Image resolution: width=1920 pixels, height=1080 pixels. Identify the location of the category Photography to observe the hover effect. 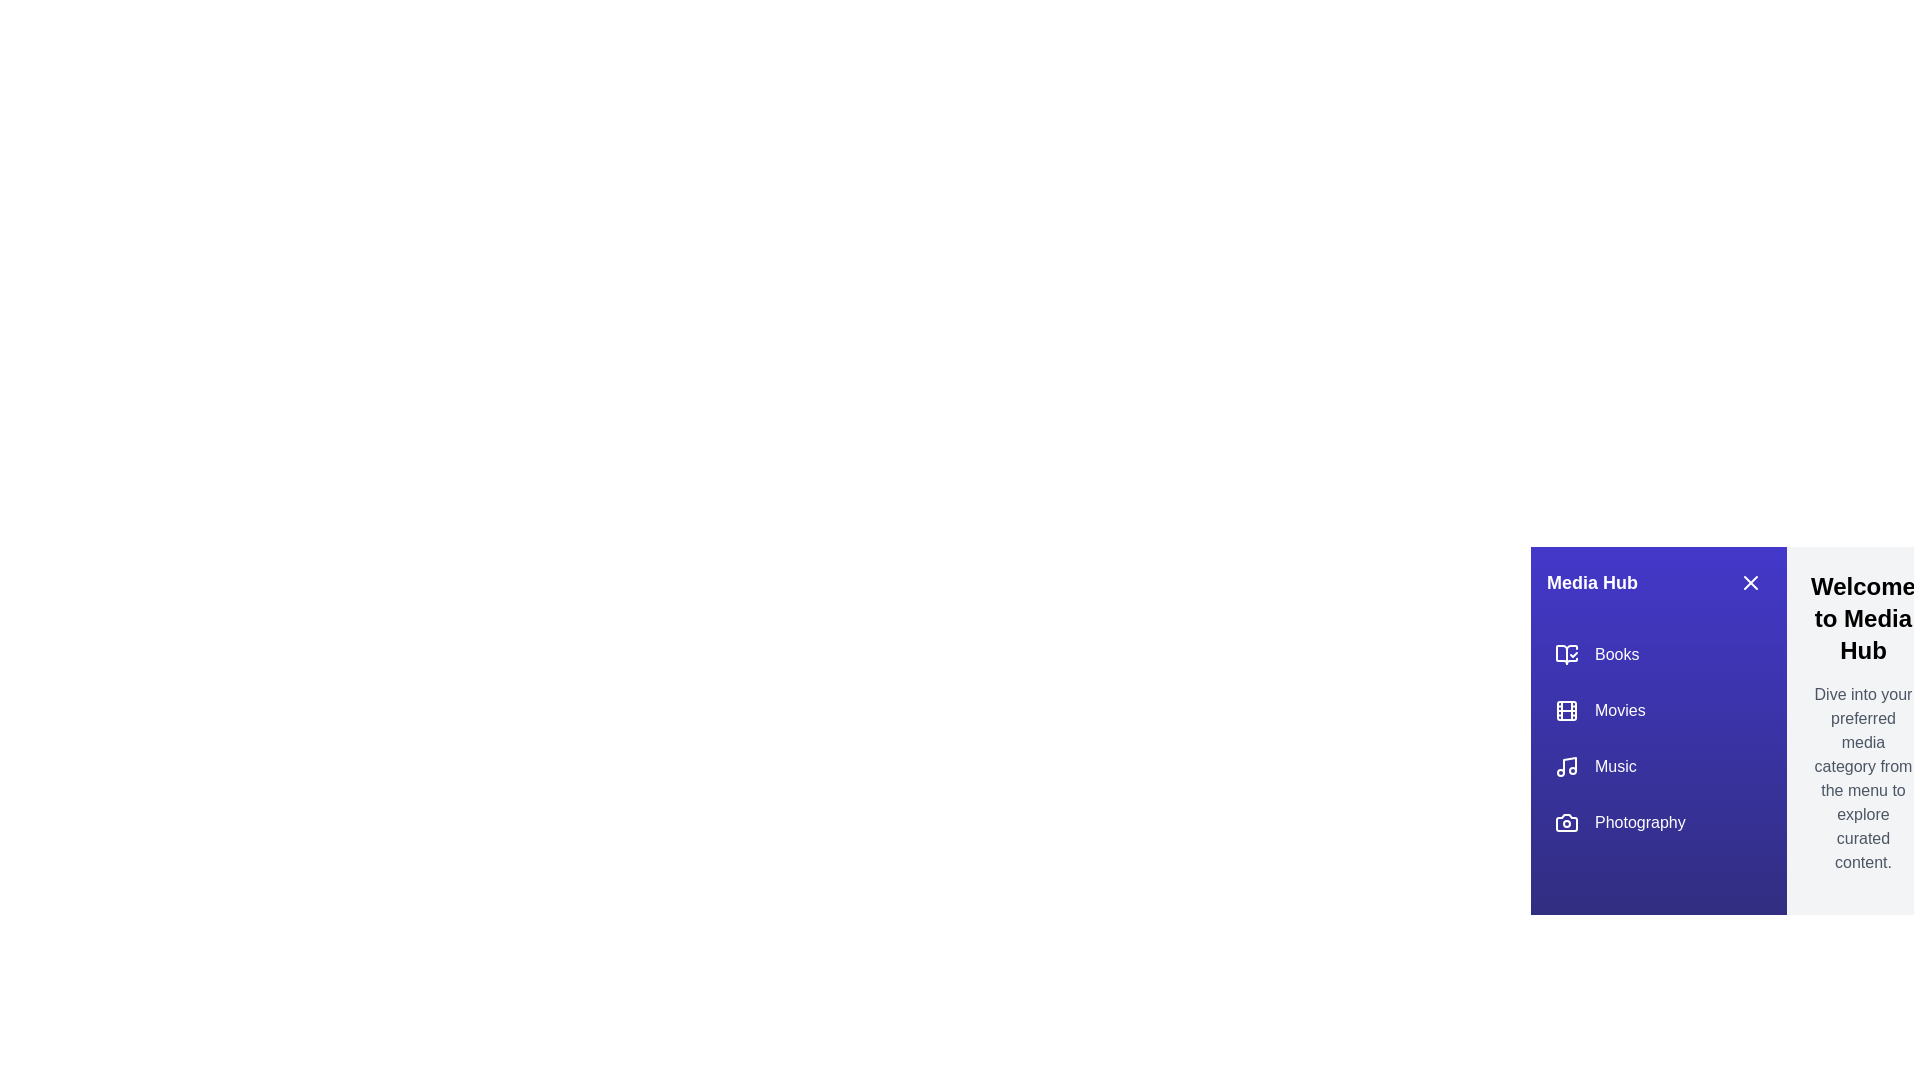
(1659, 822).